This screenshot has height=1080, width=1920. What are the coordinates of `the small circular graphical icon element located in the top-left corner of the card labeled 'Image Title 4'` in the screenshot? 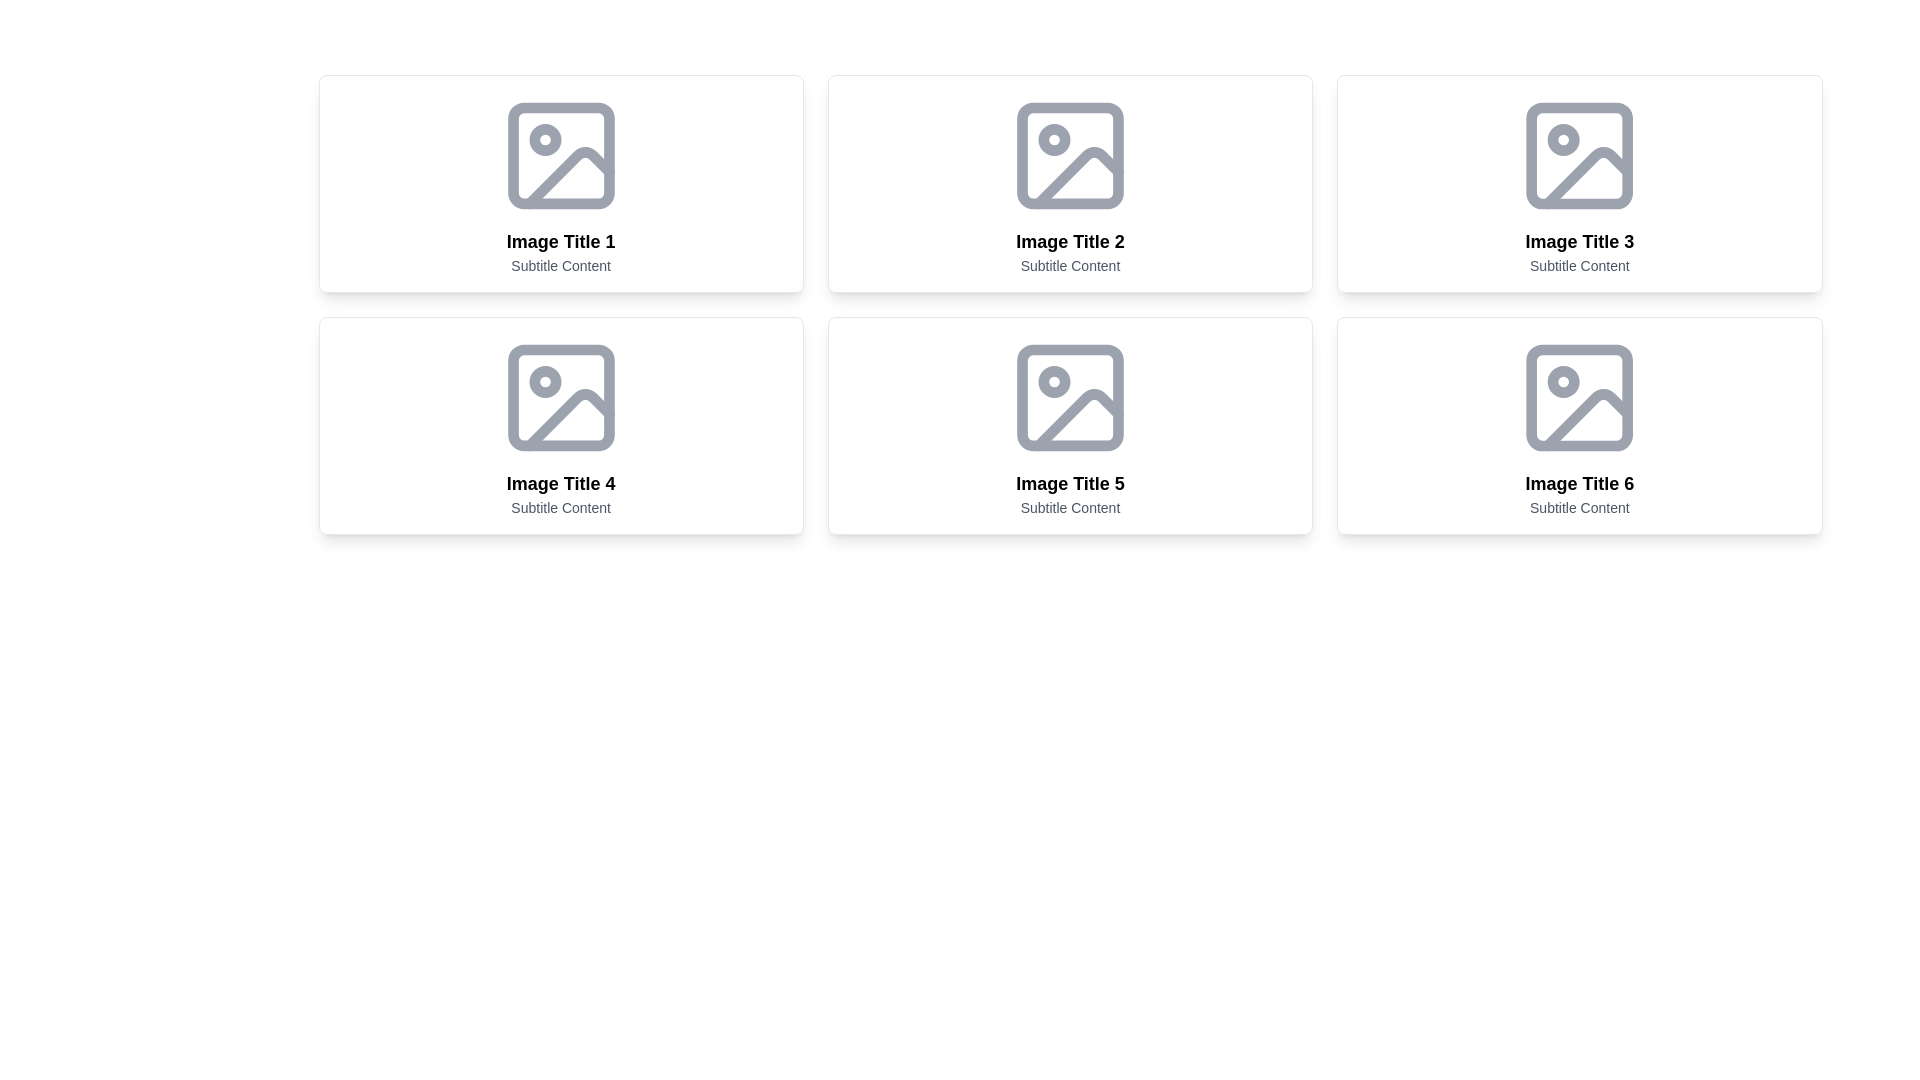 It's located at (545, 381).